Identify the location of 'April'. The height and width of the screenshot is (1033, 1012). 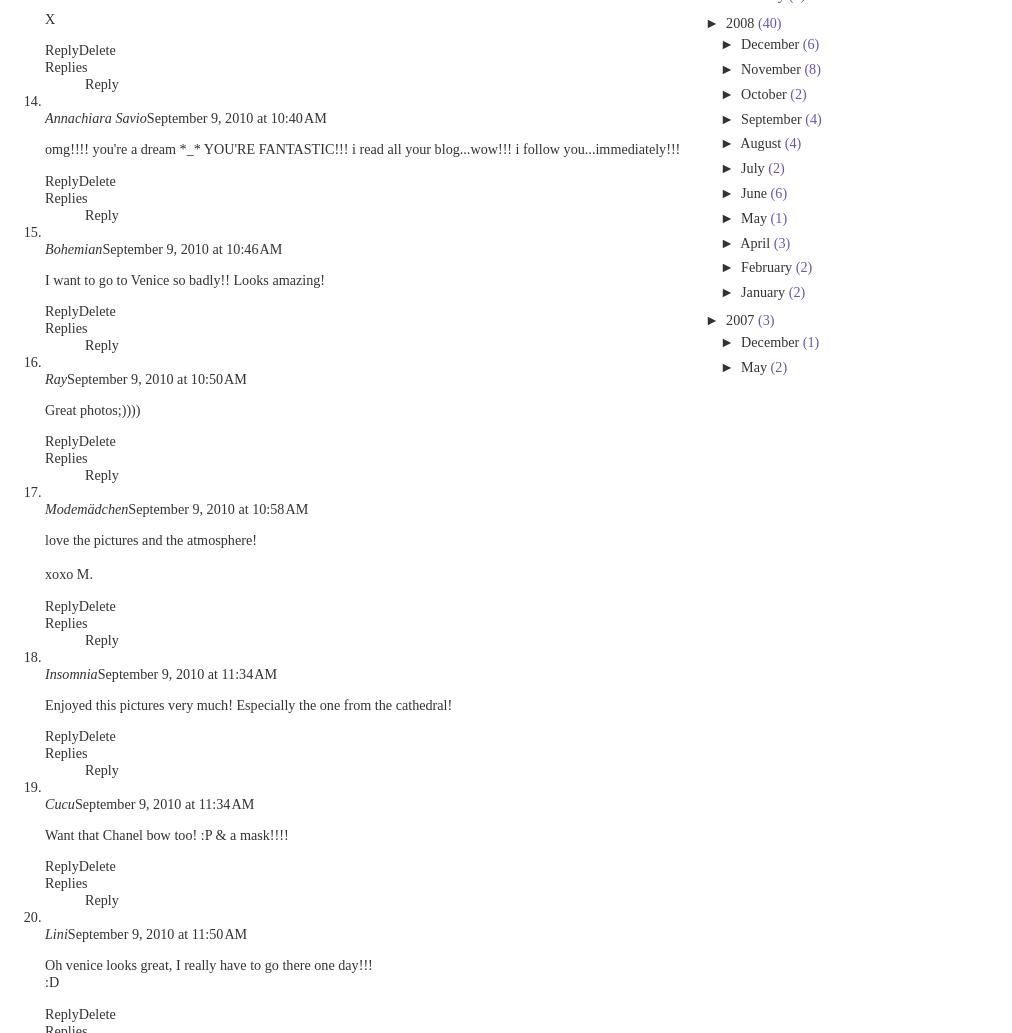
(756, 241).